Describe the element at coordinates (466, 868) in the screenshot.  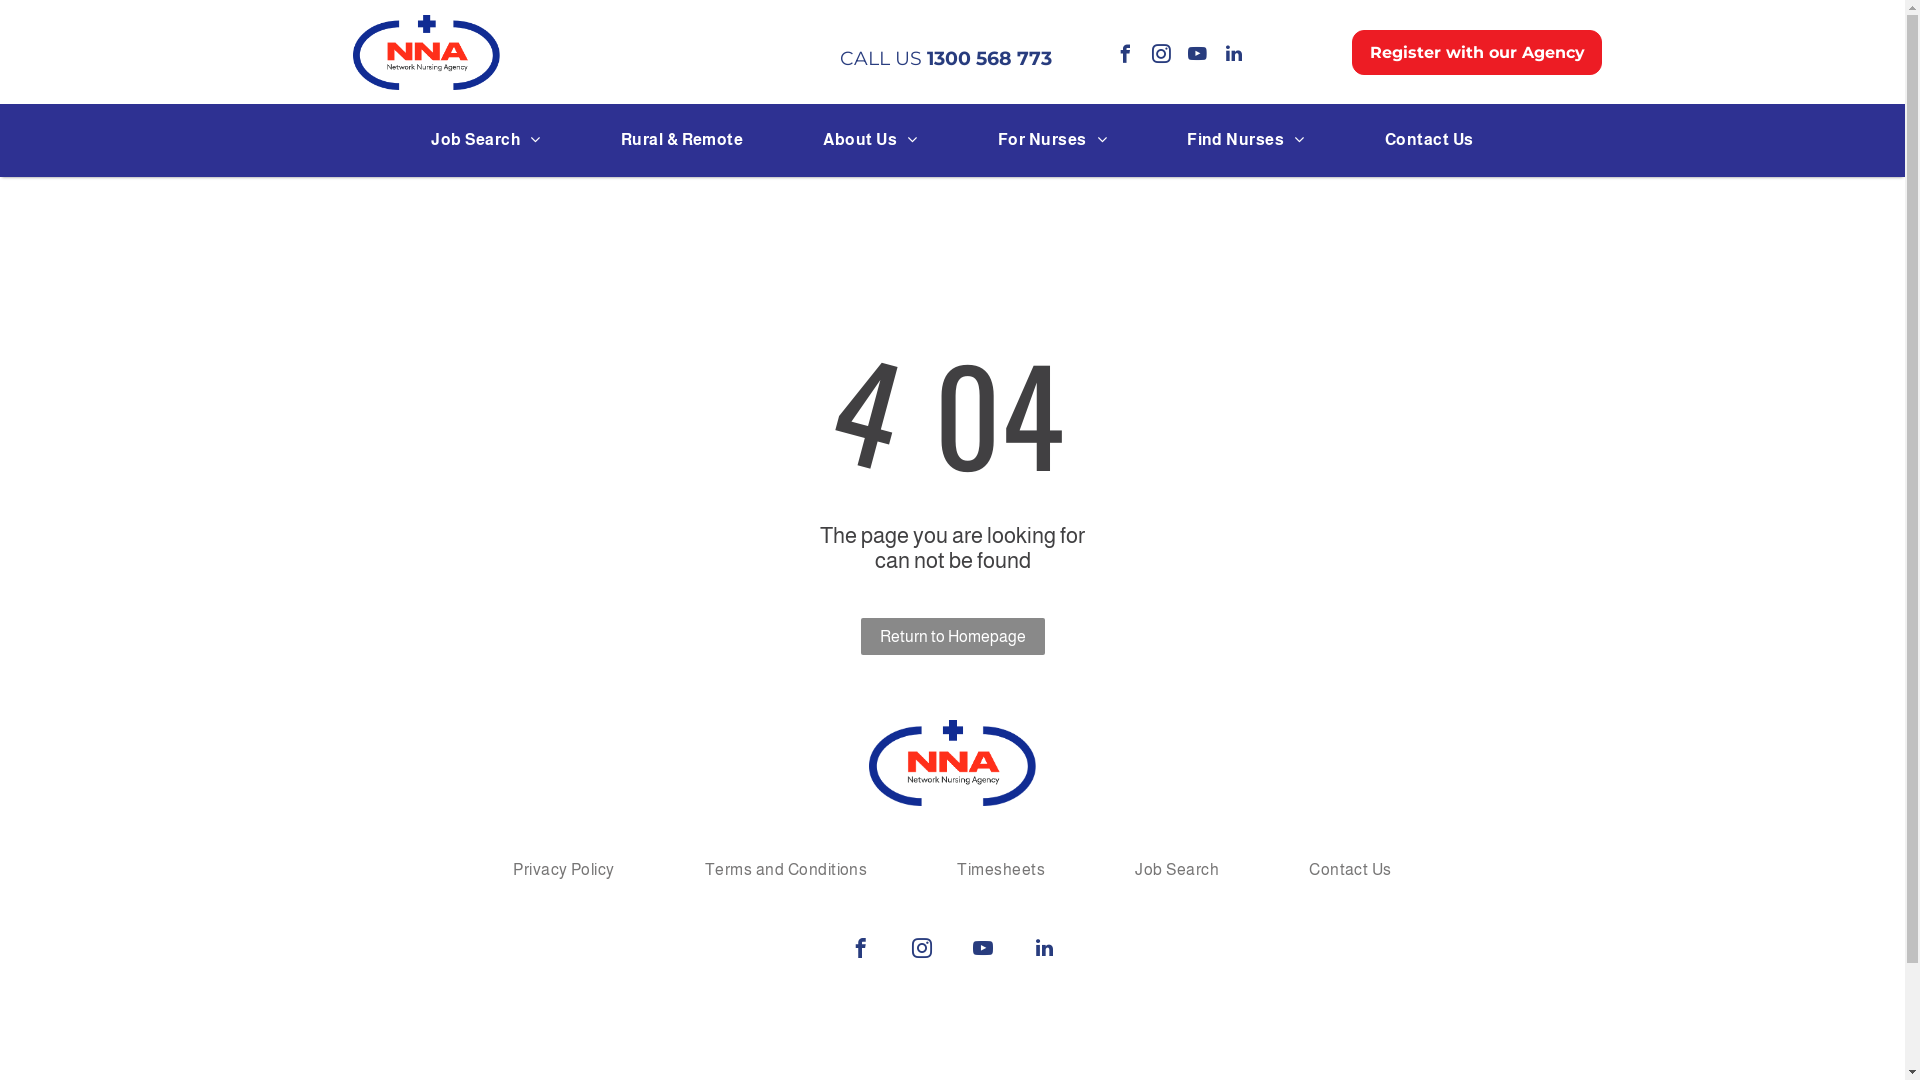
I see `'Privacy Policy'` at that location.